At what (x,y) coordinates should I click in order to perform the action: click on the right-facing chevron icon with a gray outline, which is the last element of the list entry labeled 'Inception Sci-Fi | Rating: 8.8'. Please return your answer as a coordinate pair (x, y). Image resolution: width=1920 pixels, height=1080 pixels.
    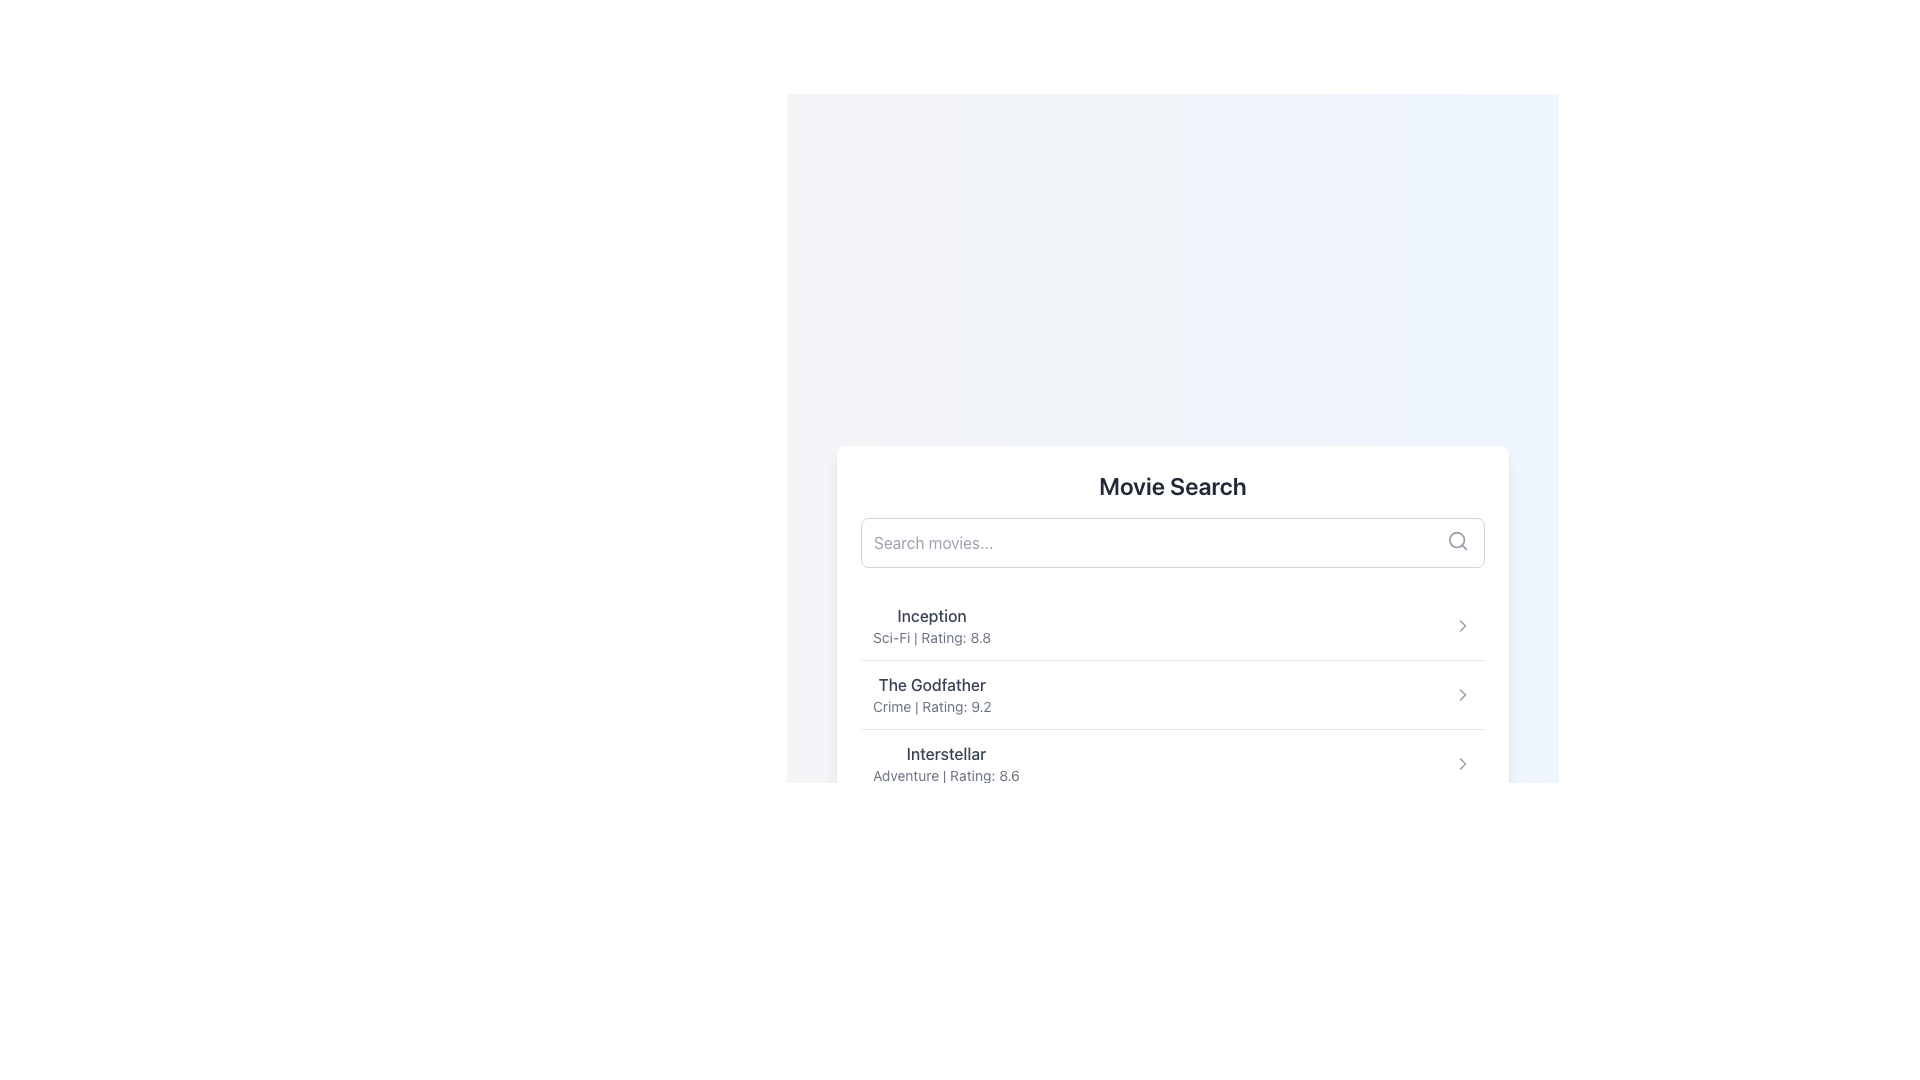
    Looking at the image, I should click on (1463, 624).